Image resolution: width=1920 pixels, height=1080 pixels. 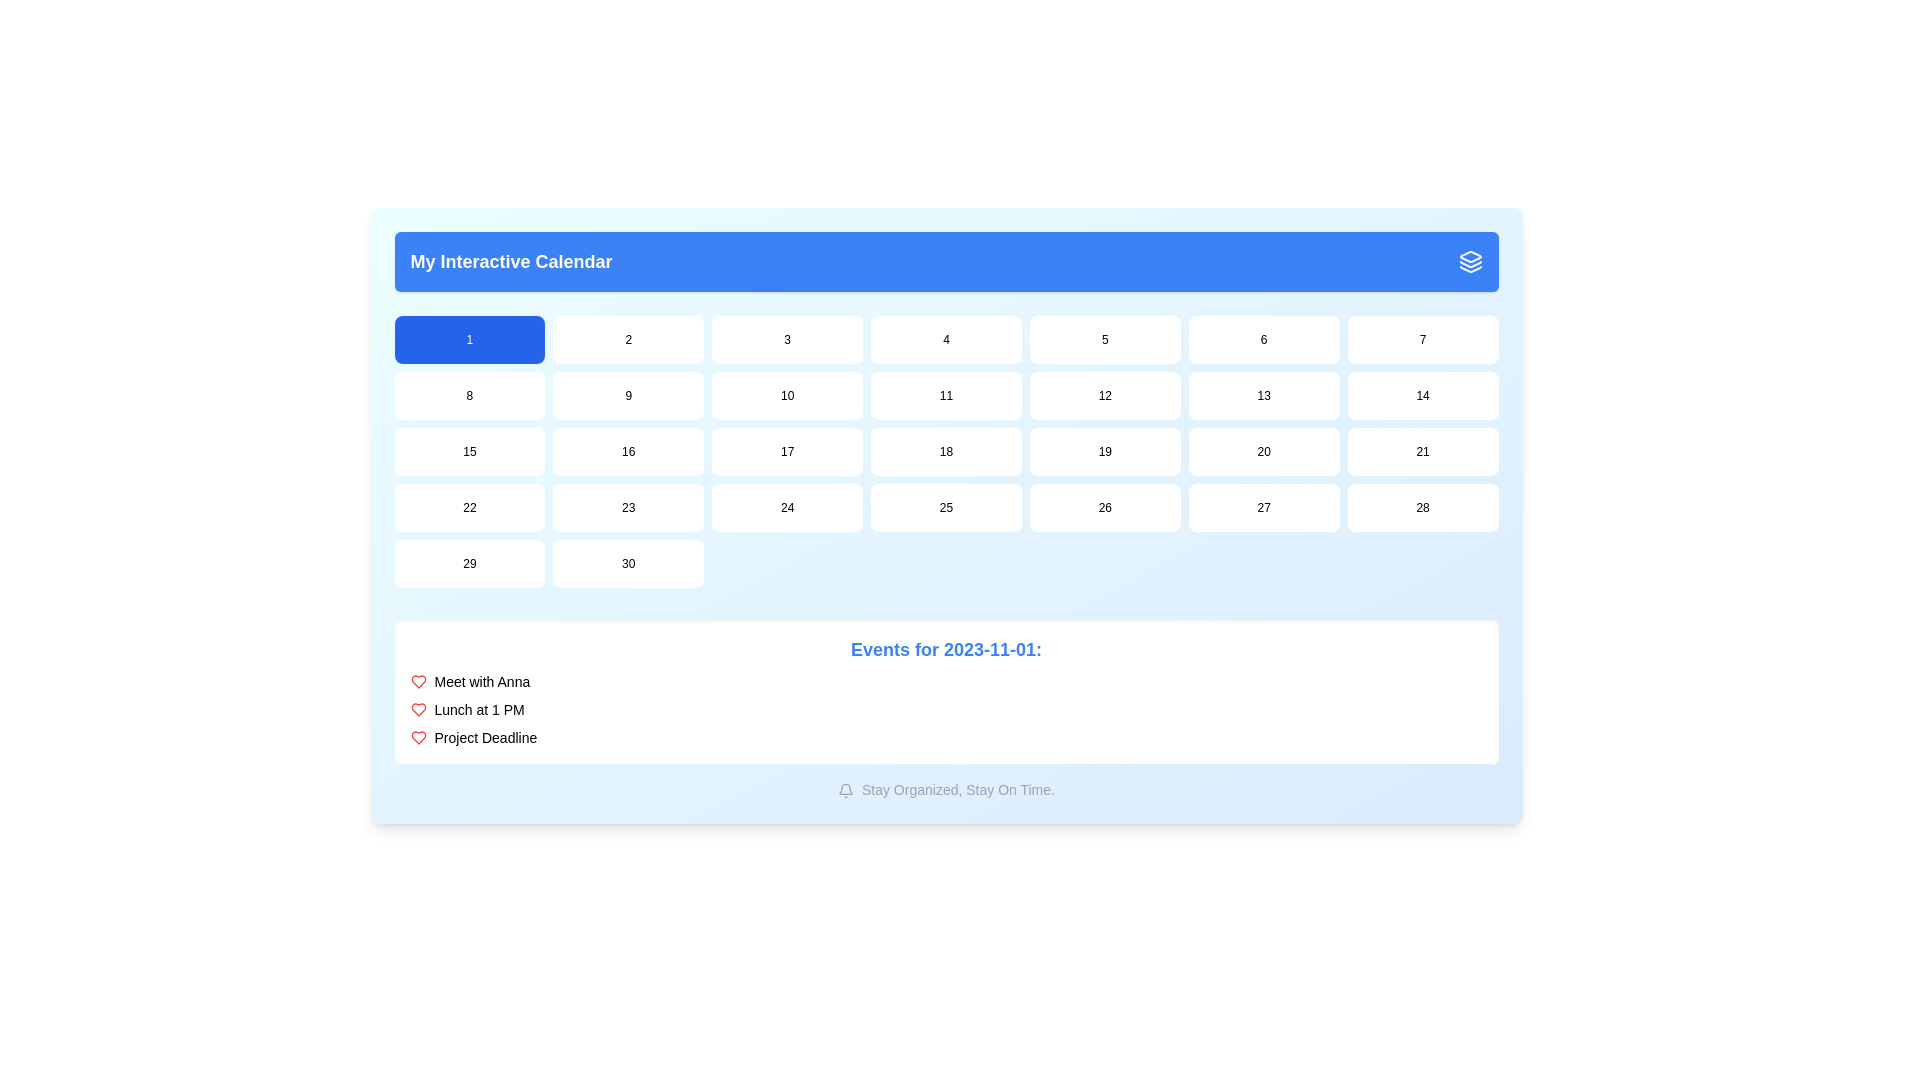 What do you see at coordinates (945, 451) in the screenshot?
I see `the calendar button representing the 18th day` at bounding box center [945, 451].